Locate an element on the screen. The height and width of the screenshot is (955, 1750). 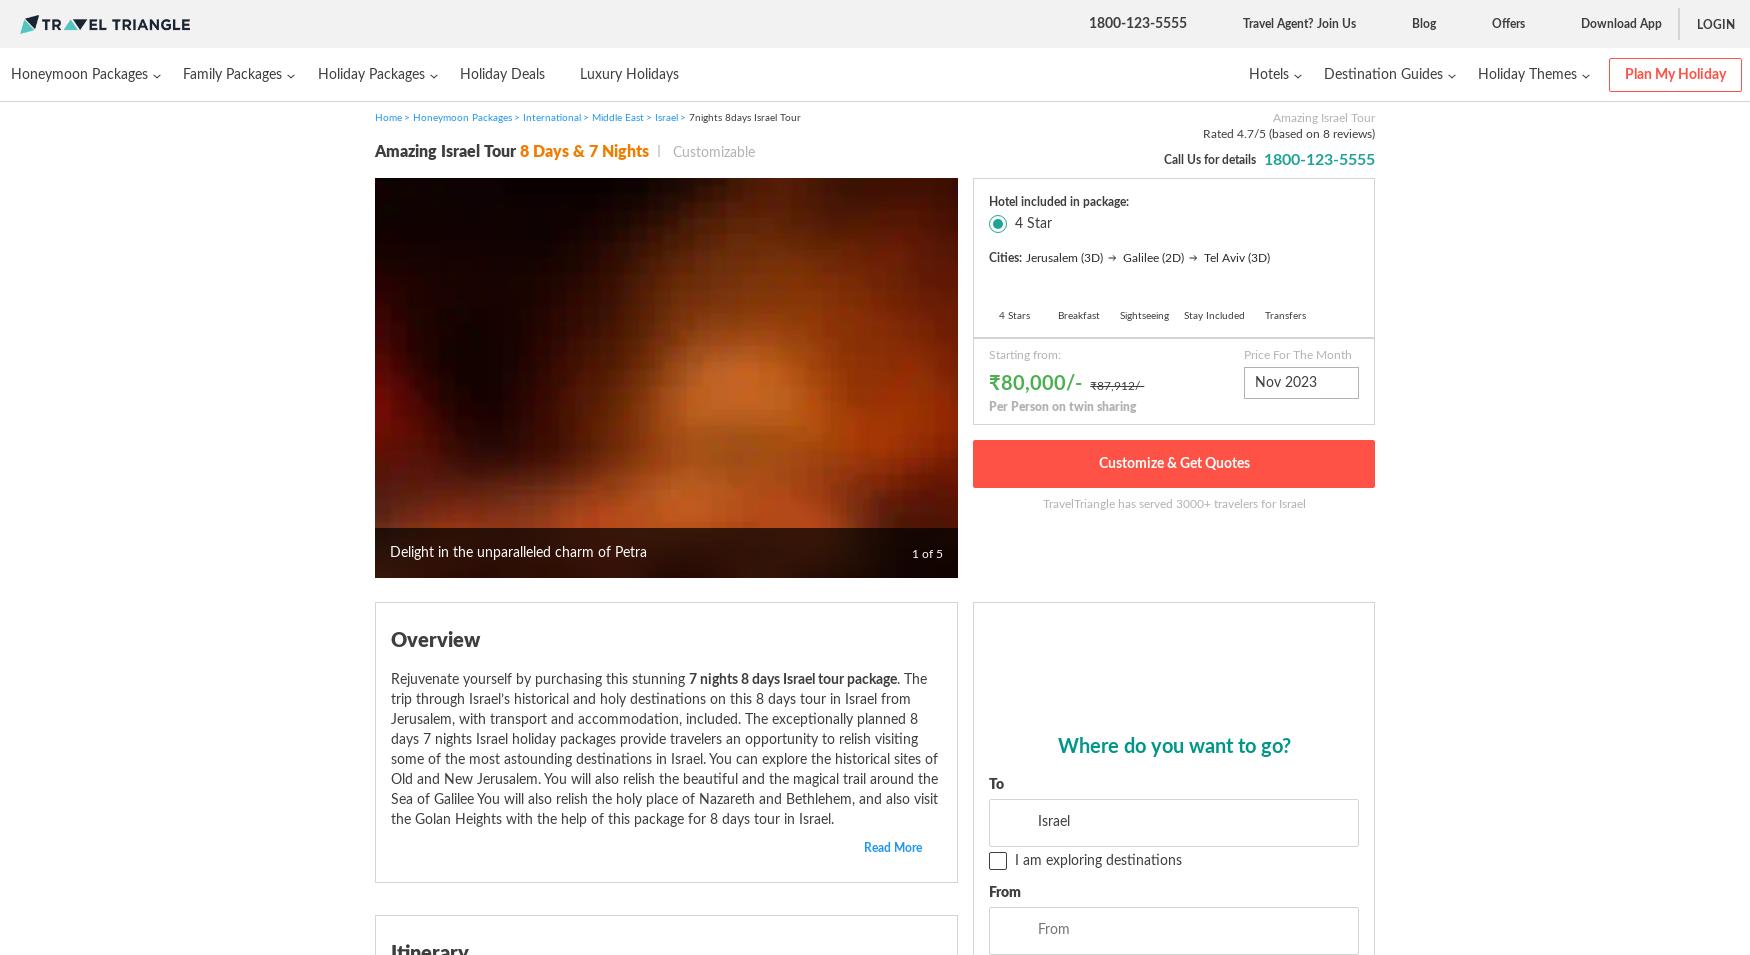
'1800-123-5555' is located at coordinates (1089, 22).